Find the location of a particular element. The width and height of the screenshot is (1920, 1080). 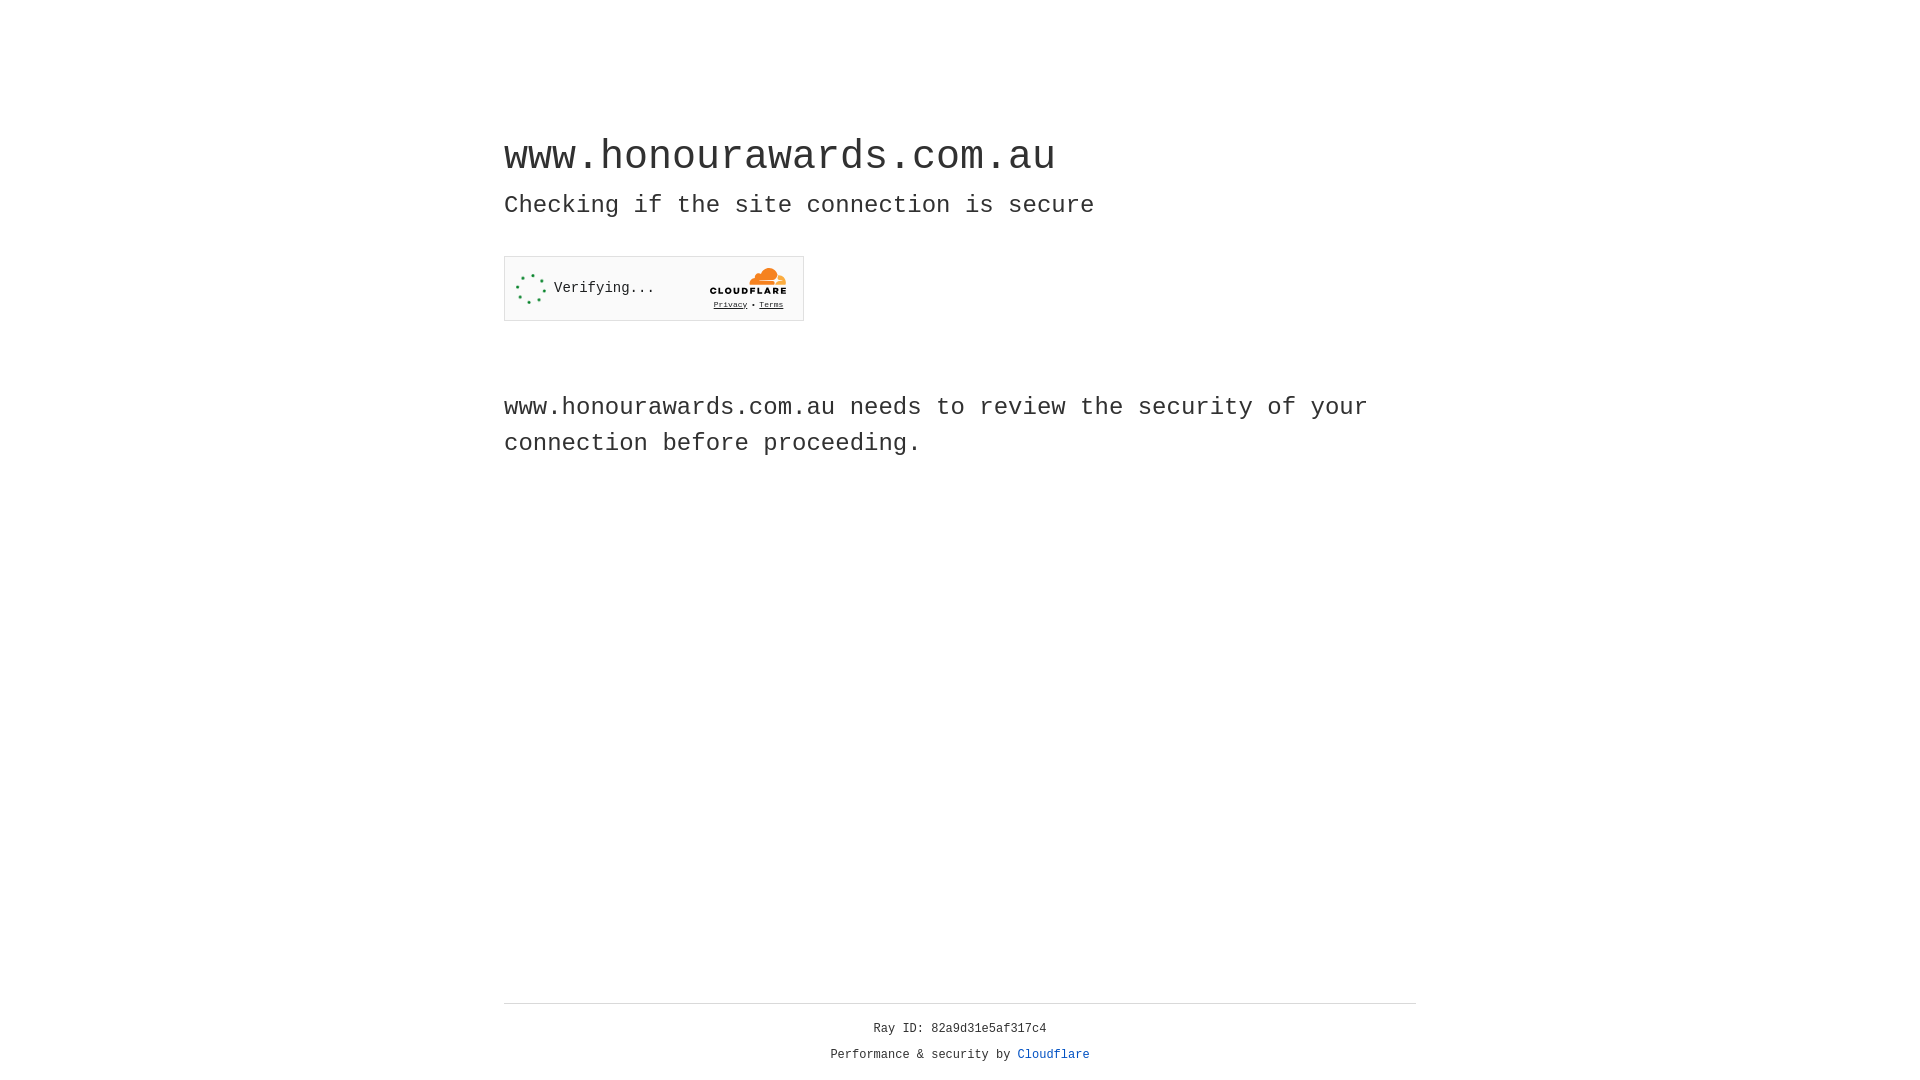

'Cloudflare' is located at coordinates (1053, 1054).